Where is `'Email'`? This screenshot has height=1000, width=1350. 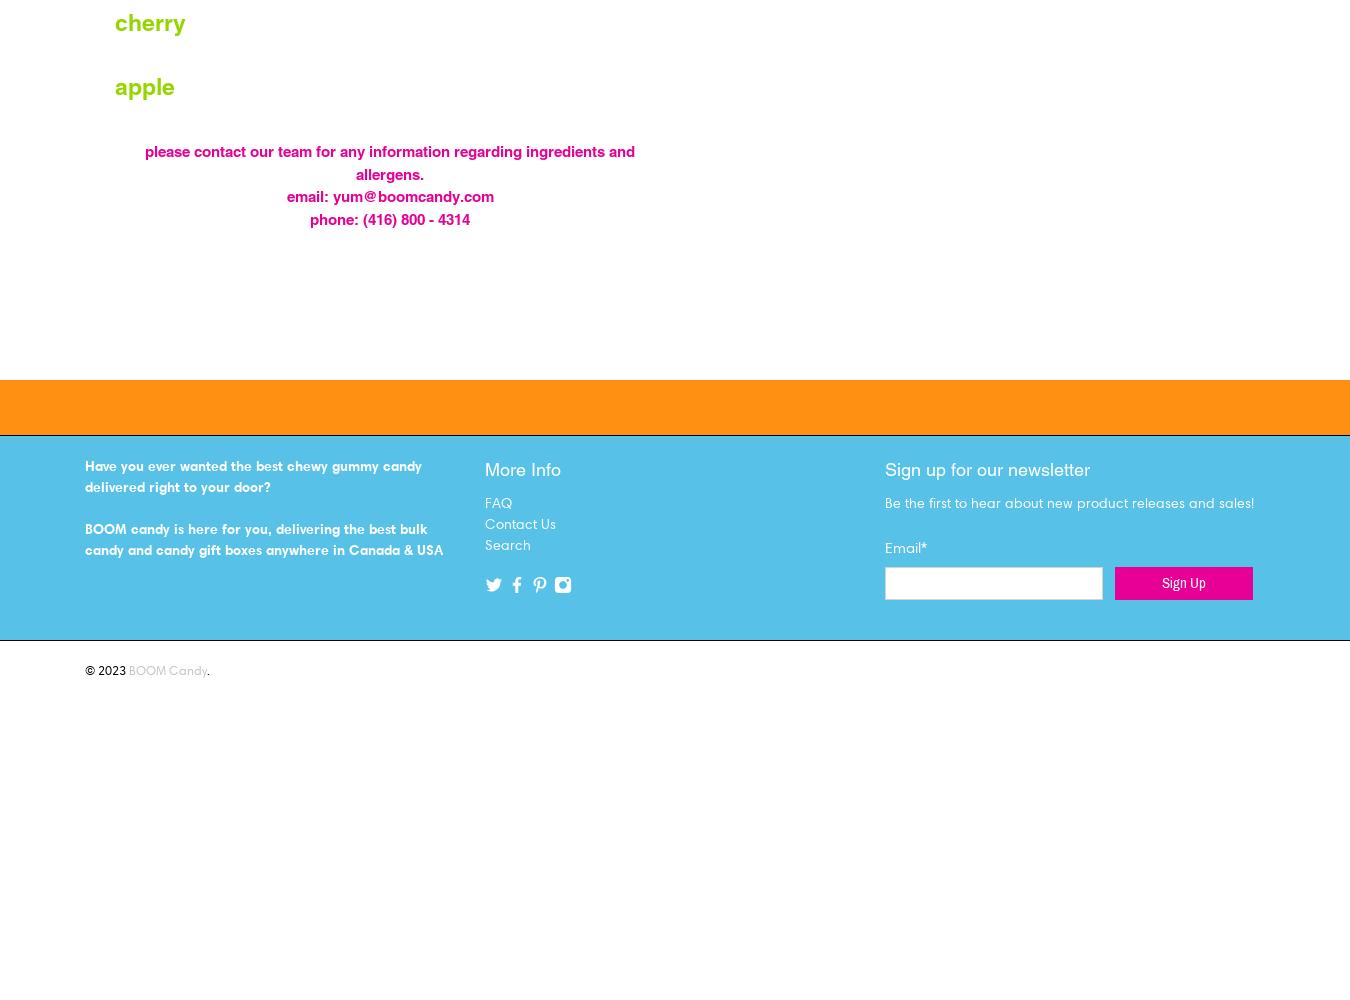 'Email' is located at coordinates (902, 547).